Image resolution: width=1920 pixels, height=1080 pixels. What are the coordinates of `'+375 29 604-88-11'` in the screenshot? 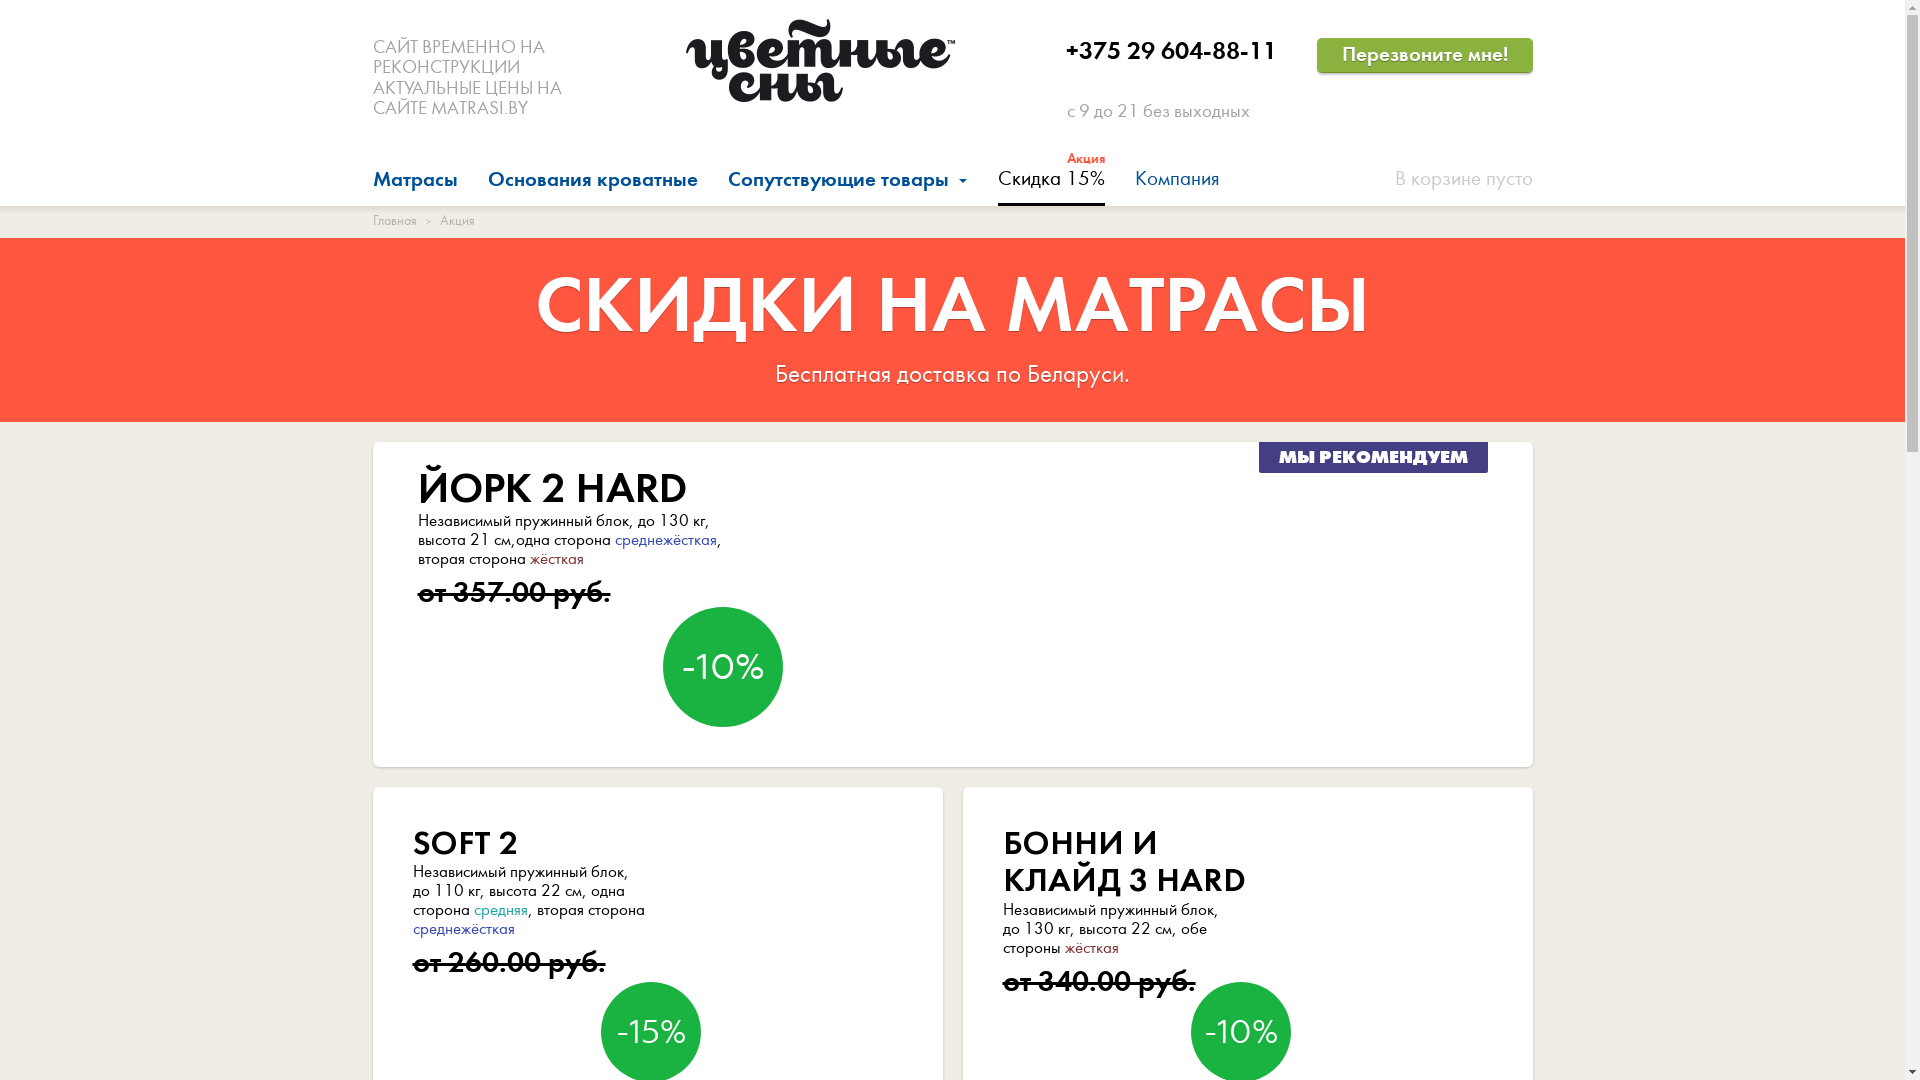 It's located at (1064, 51).